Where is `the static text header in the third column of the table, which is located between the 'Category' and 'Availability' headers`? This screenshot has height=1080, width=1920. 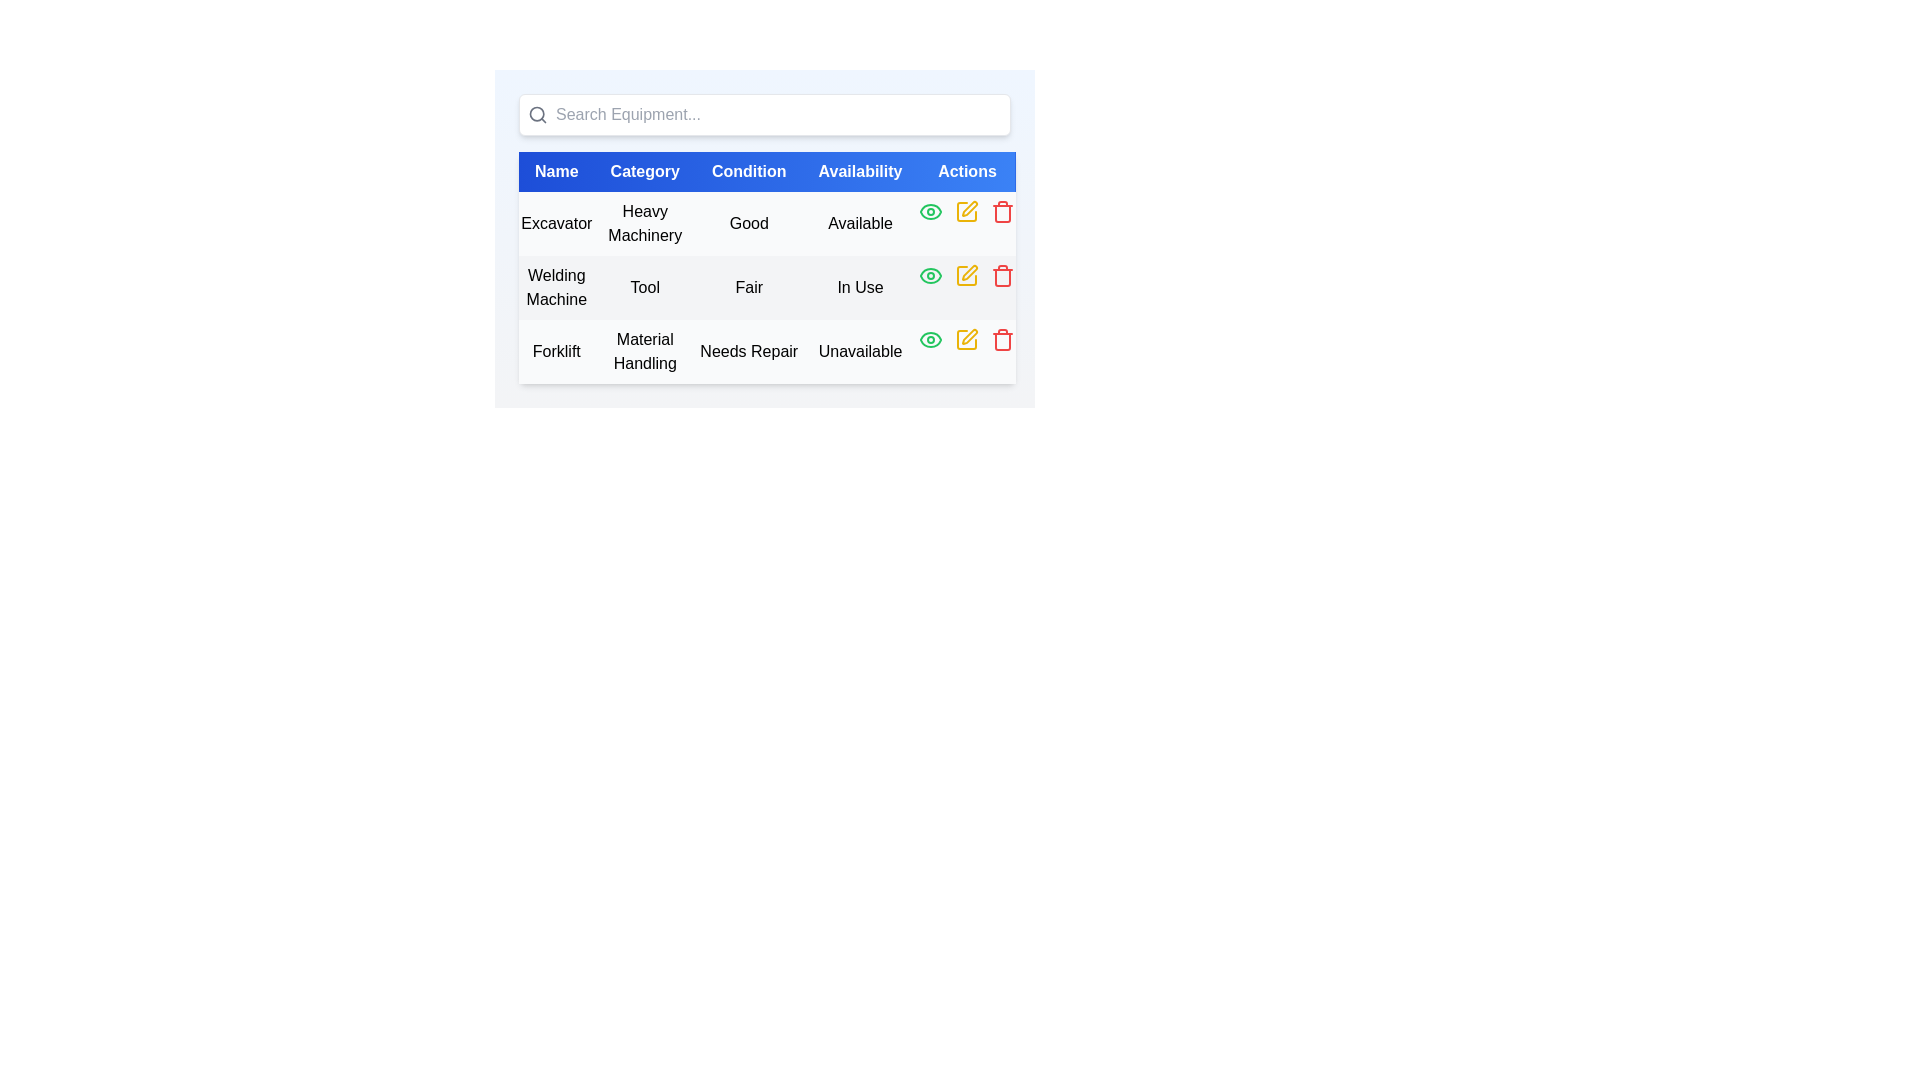 the static text header in the third column of the table, which is located between the 'Category' and 'Availability' headers is located at coordinates (748, 171).